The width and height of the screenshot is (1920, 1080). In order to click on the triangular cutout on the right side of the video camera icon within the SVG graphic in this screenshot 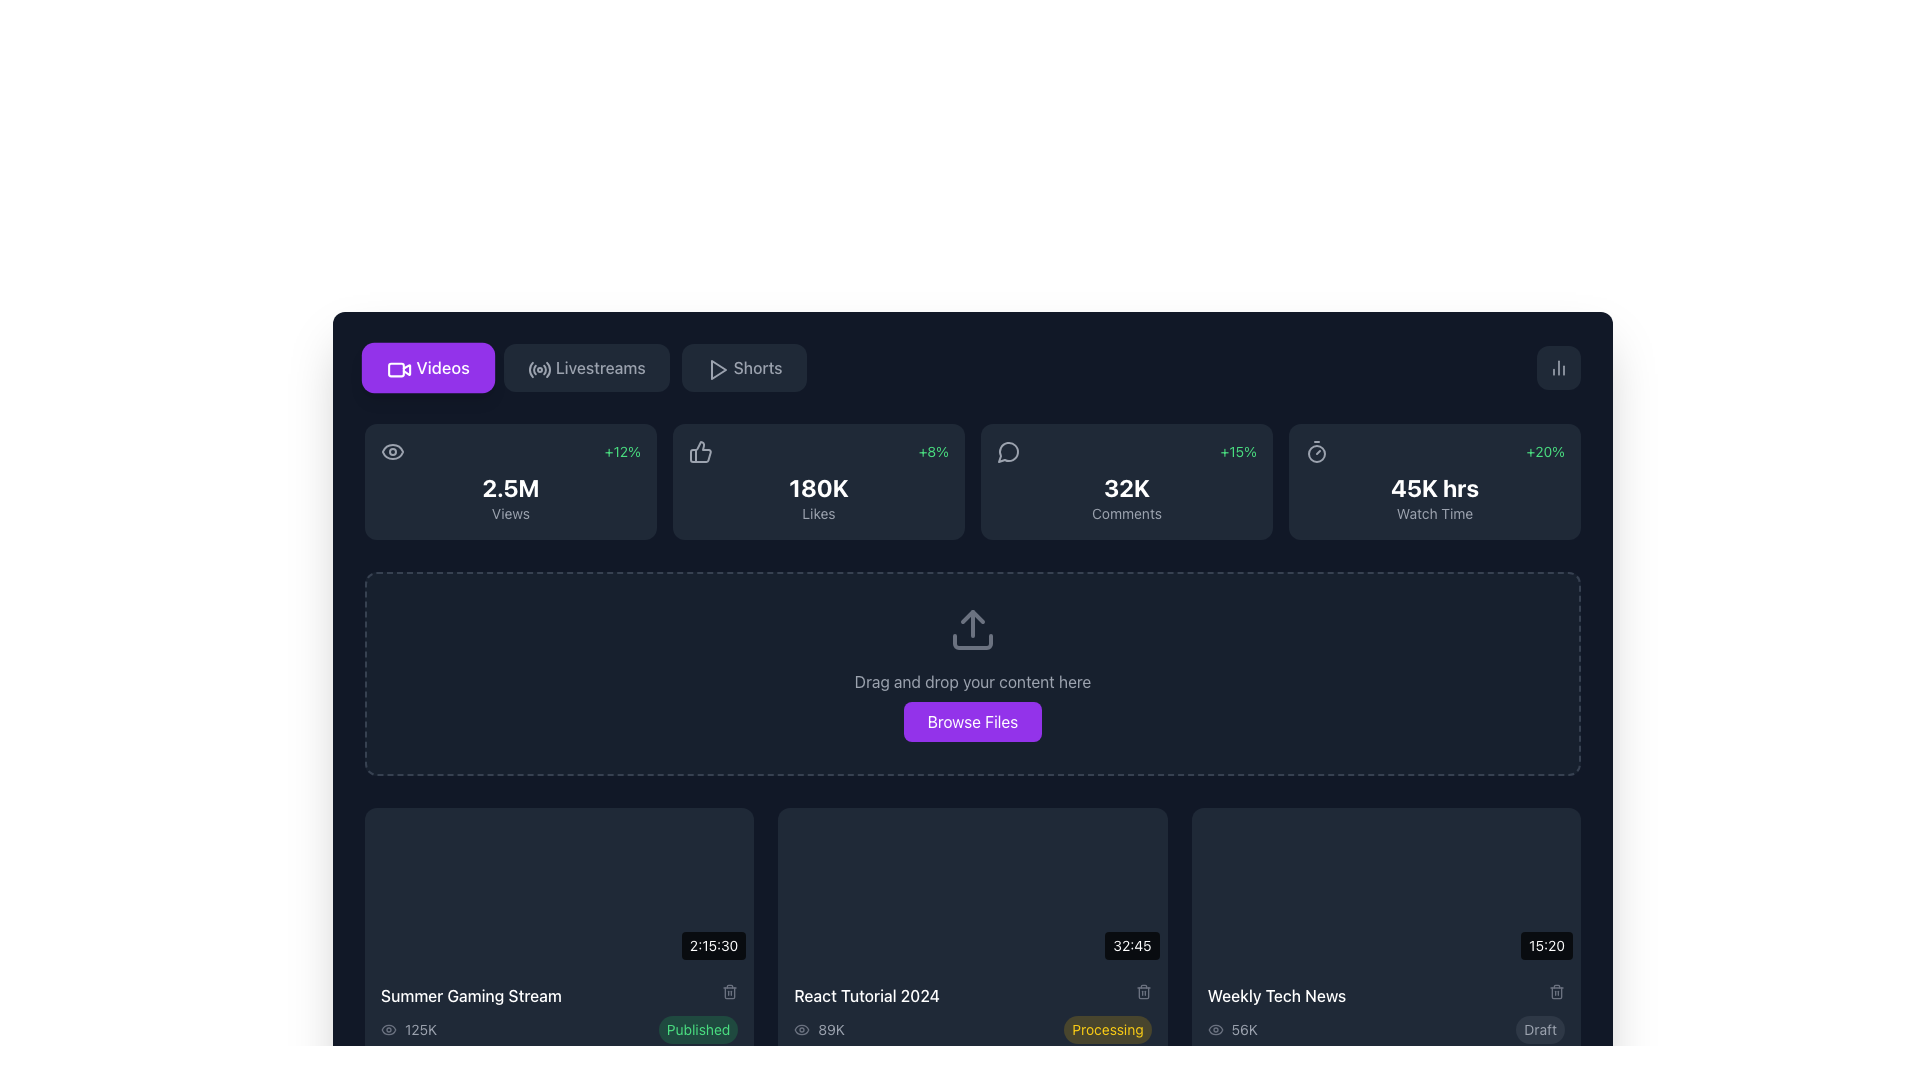, I will do `click(406, 370)`.